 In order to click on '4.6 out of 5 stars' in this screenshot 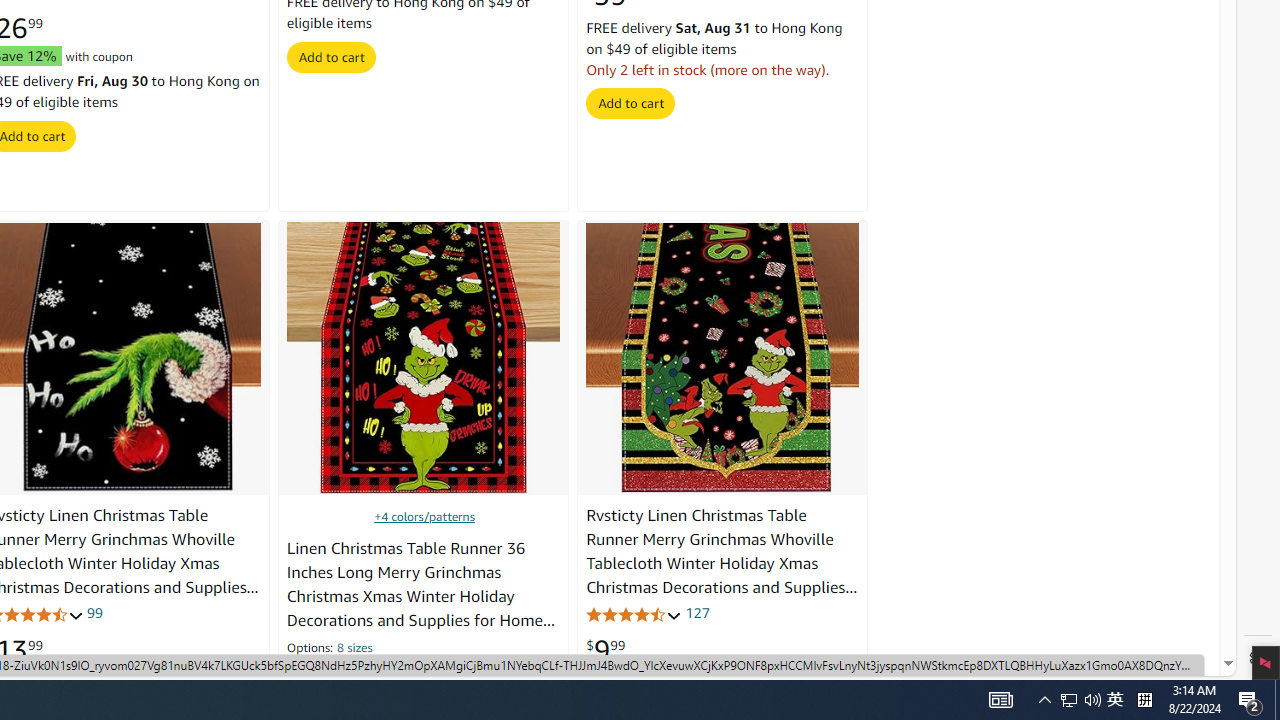, I will do `click(633, 613)`.